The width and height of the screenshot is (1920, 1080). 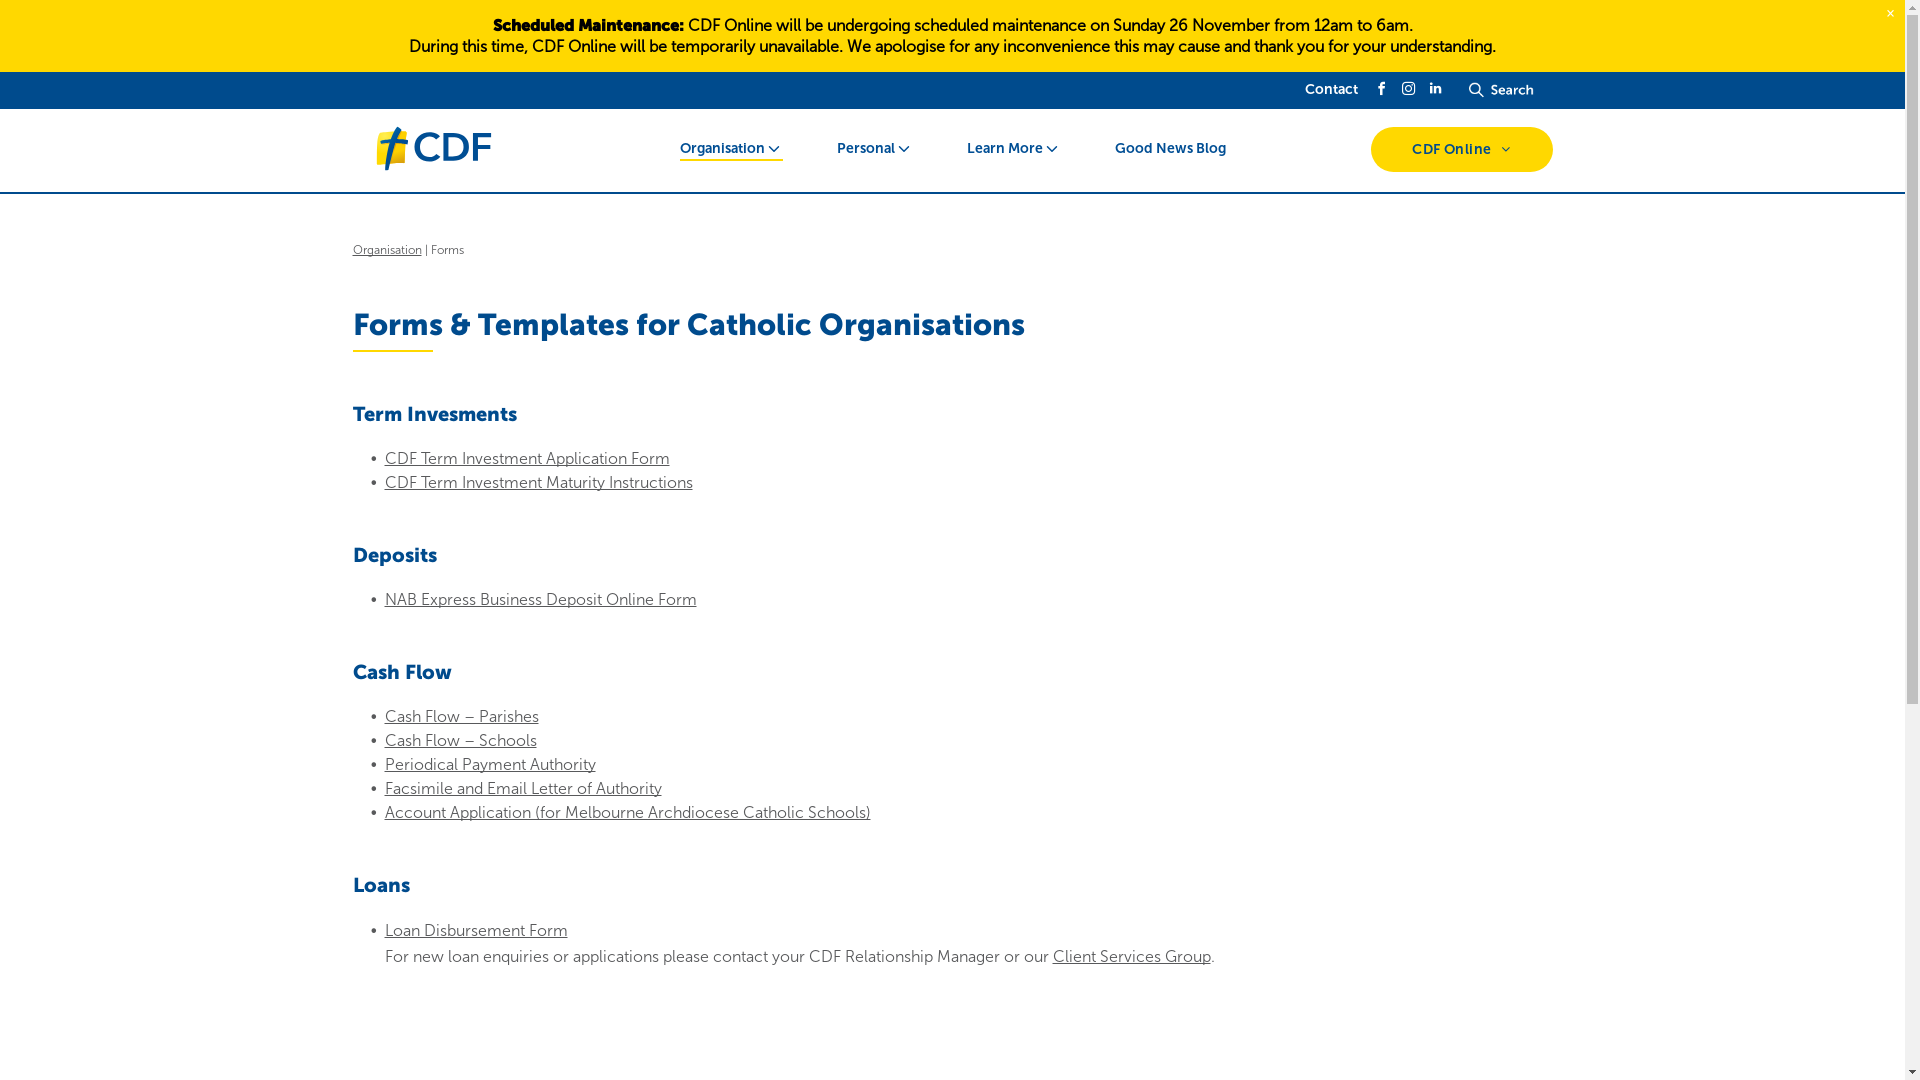 I want to click on 'Personal', so click(x=865, y=147).